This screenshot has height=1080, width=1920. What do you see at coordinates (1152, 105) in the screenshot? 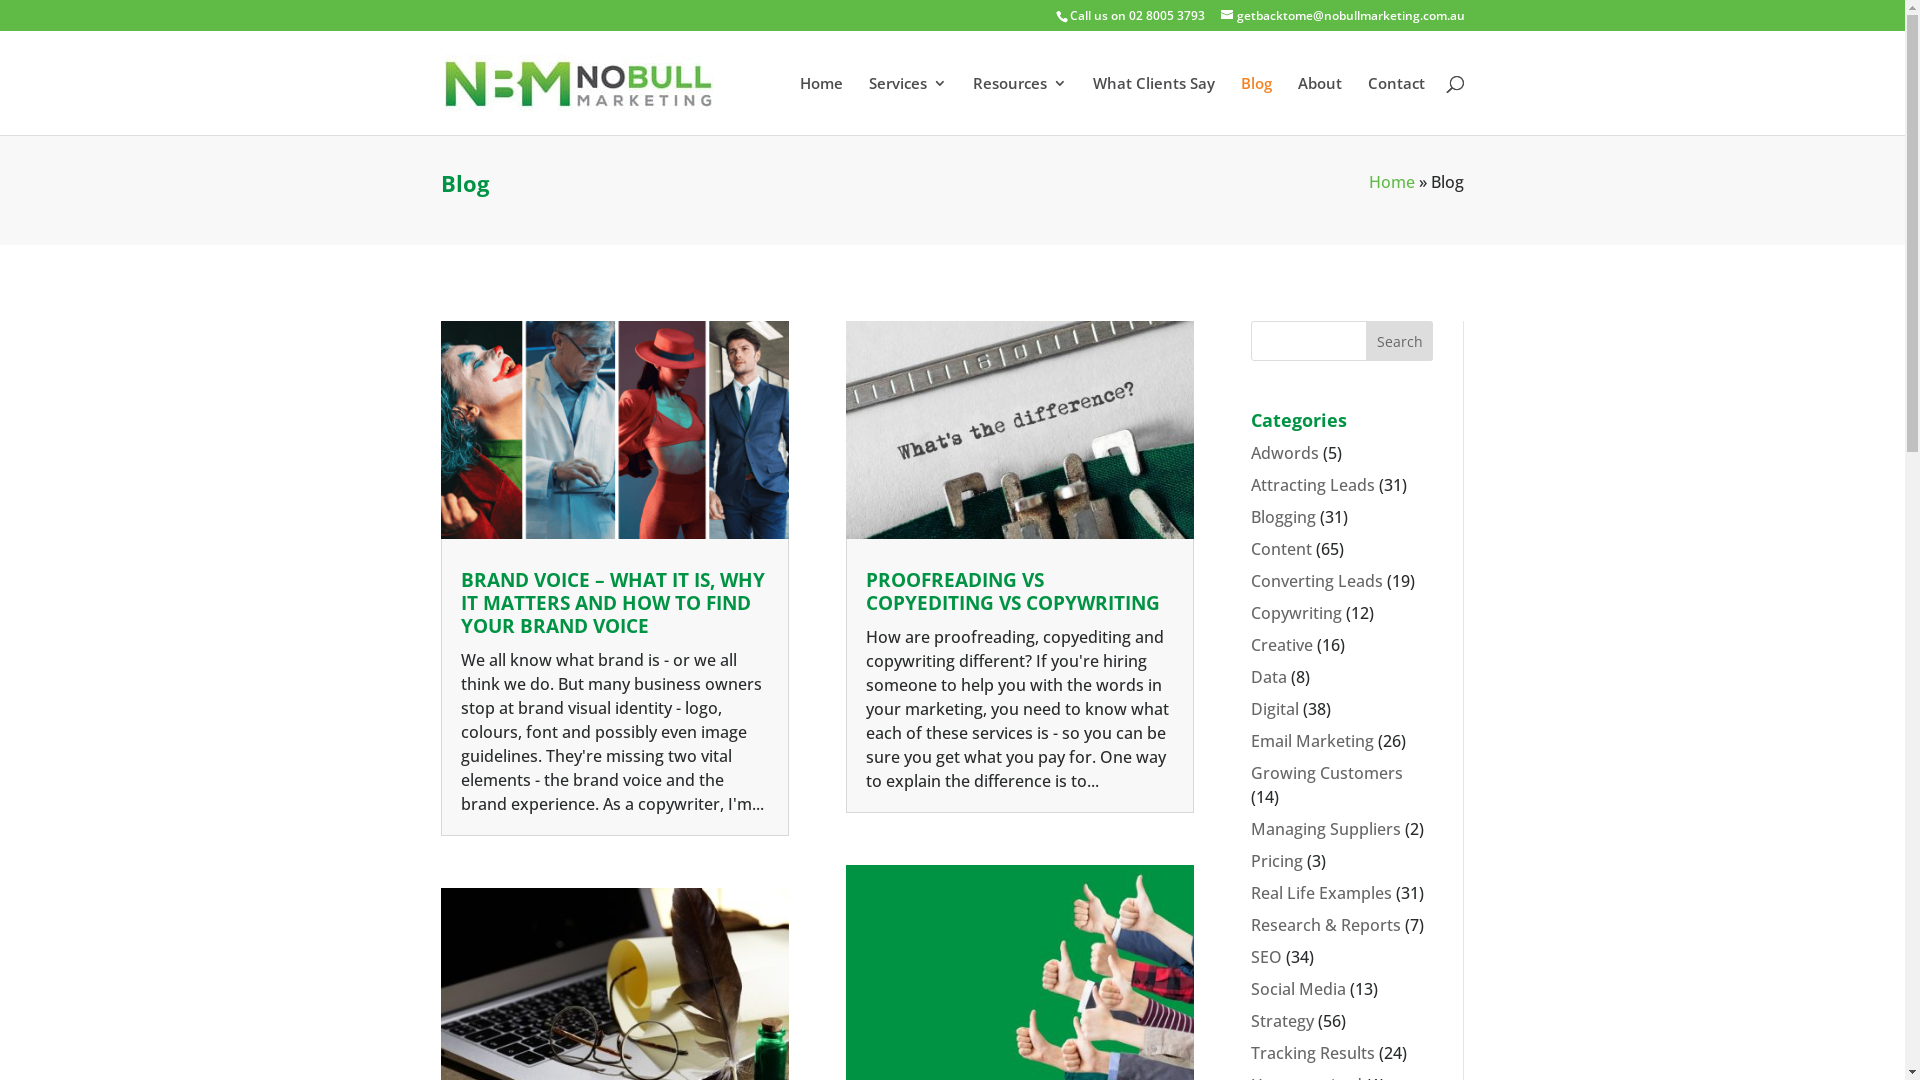
I see `'What Clients Say'` at bounding box center [1152, 105].